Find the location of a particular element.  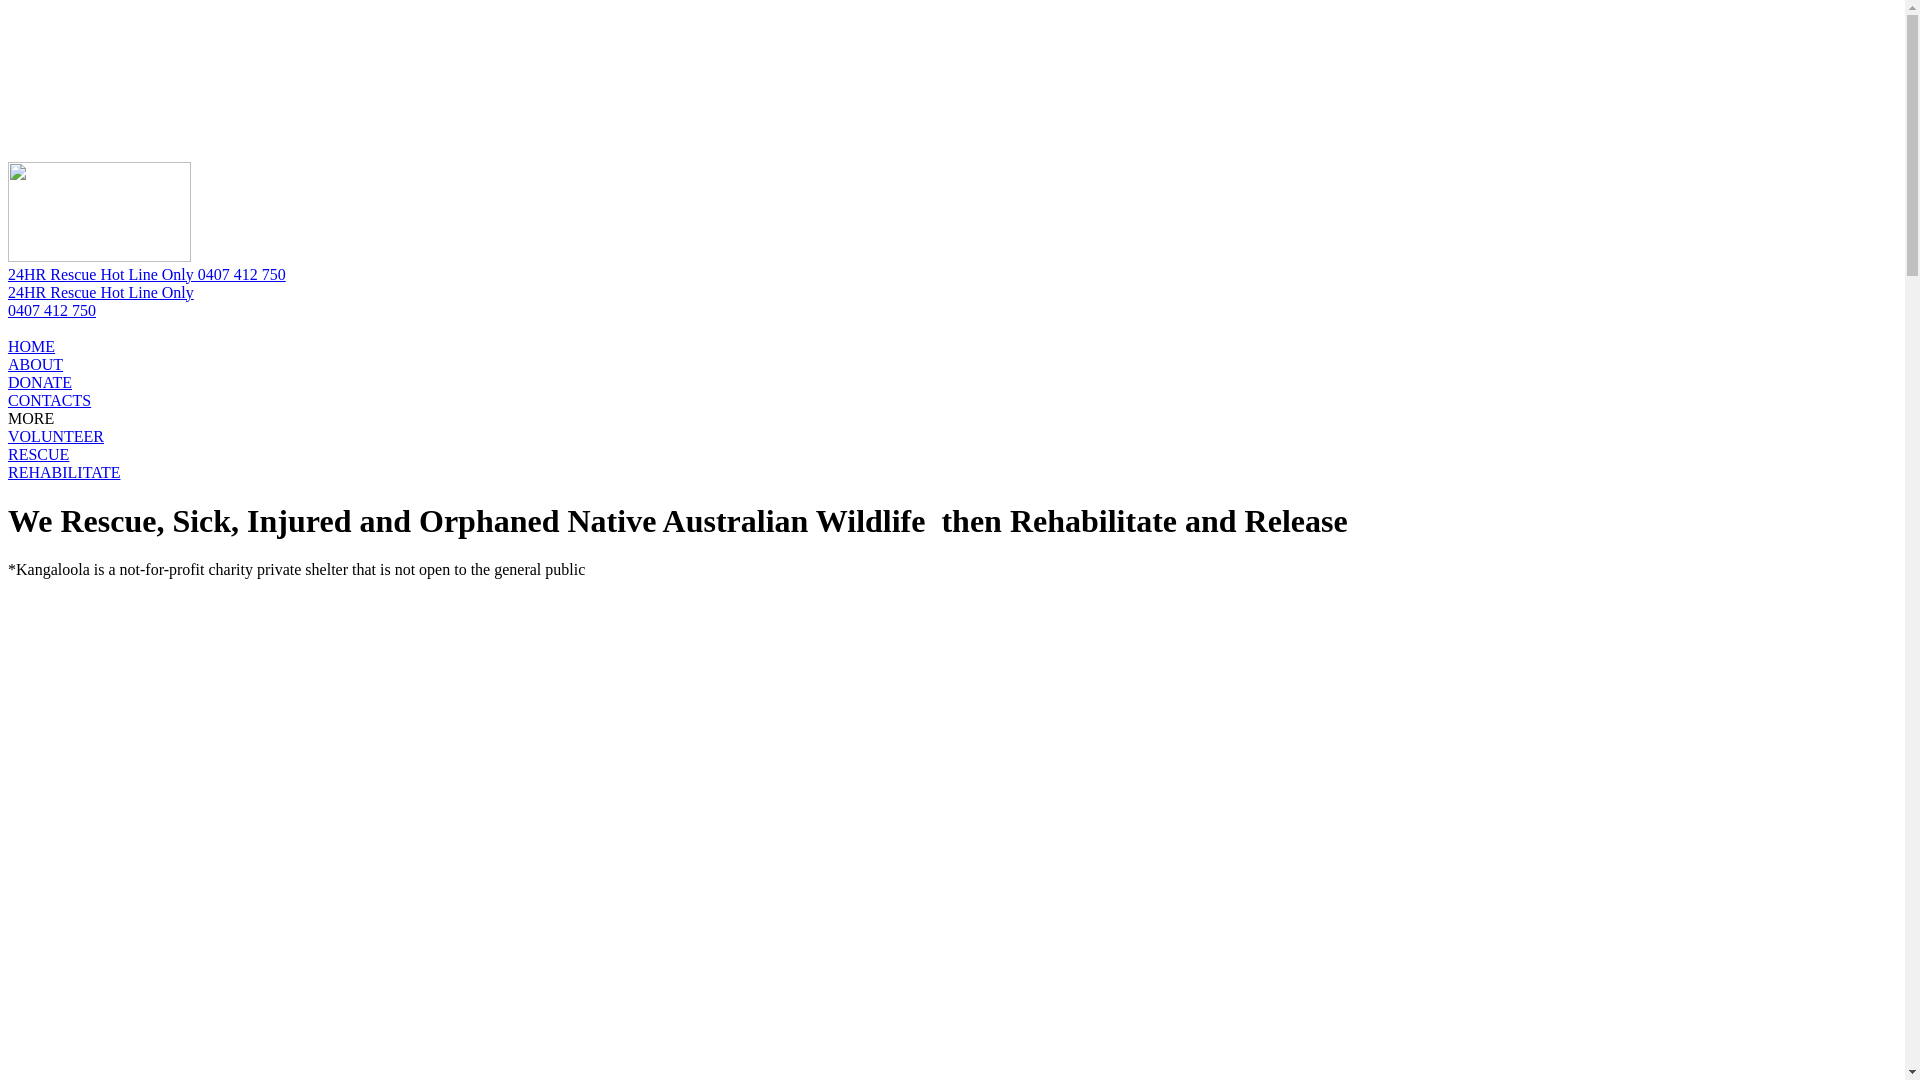

'24HR Rescue Hot Line Only 0407 412 750' is located at coordinates (146, 274).